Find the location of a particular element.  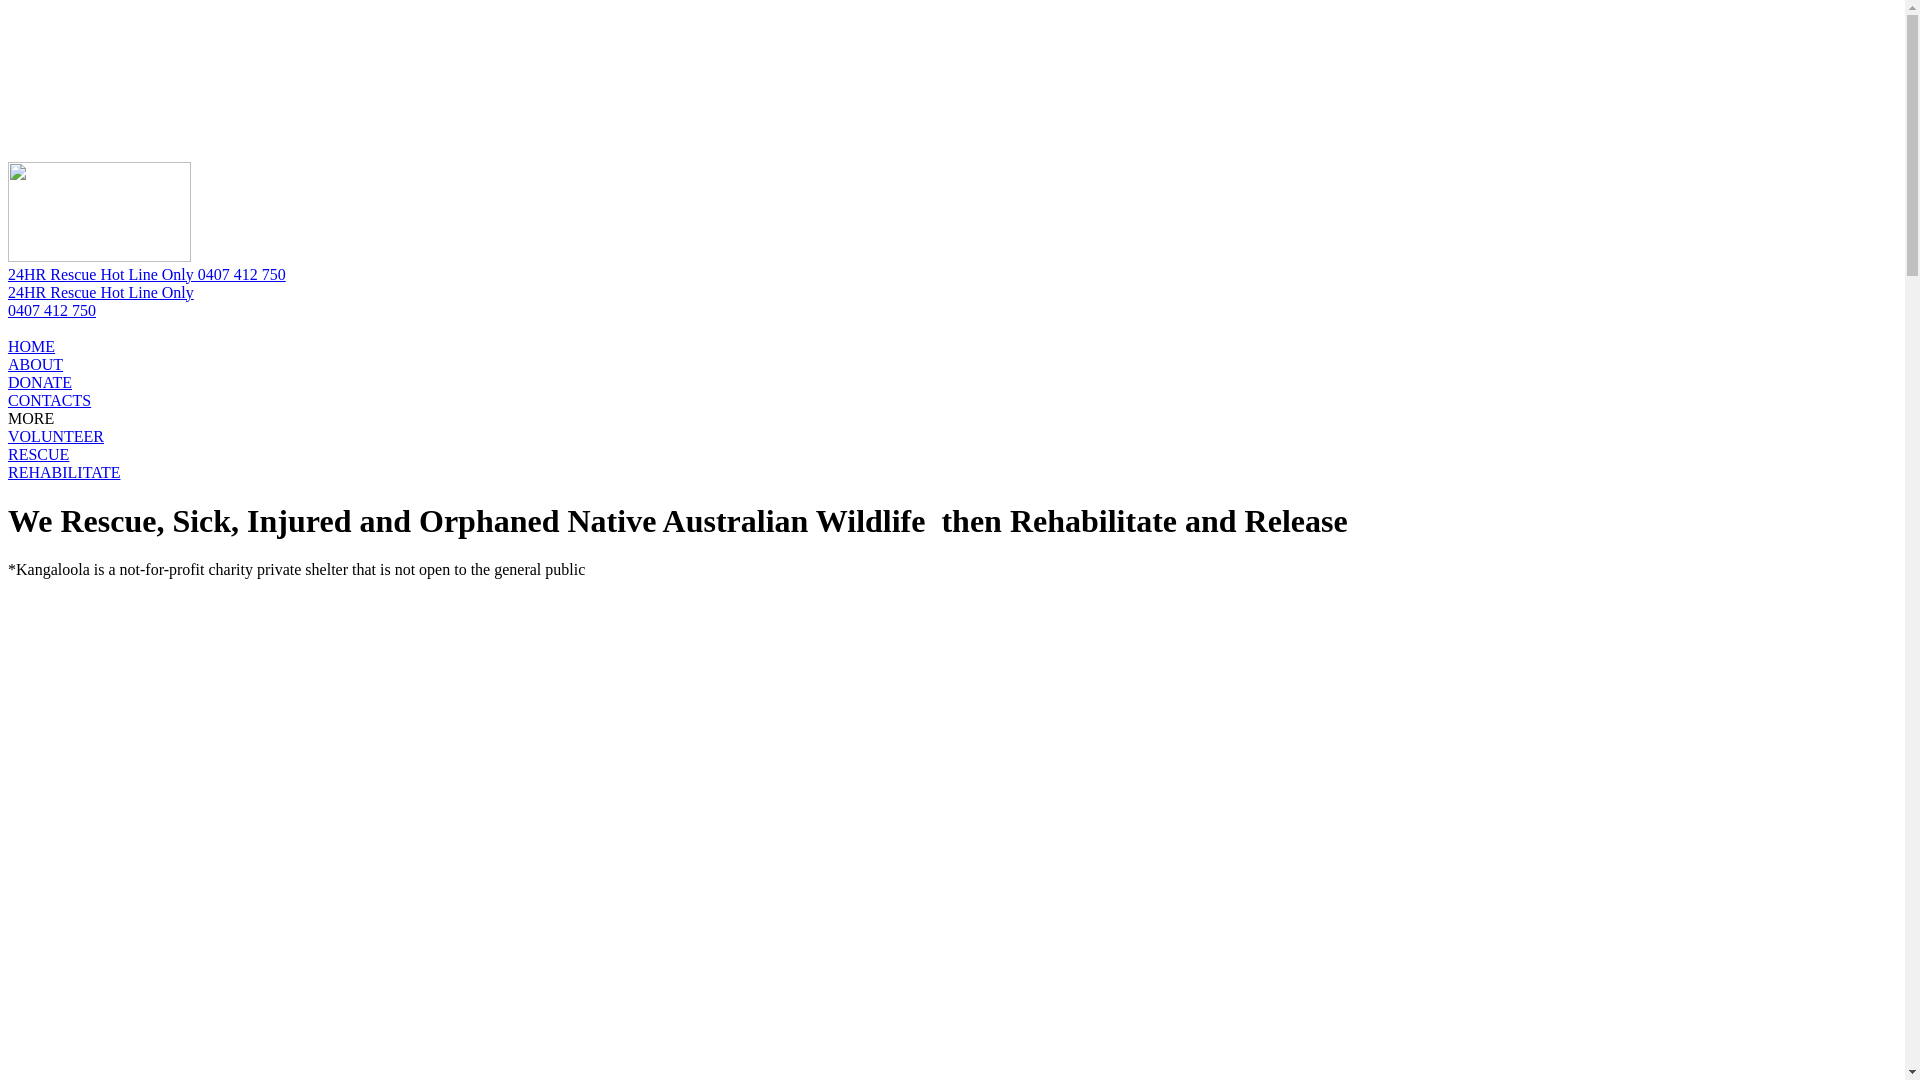

'24HR Rescue Hot Line Only 0407 412 750' is located at coordinates (146, 274).